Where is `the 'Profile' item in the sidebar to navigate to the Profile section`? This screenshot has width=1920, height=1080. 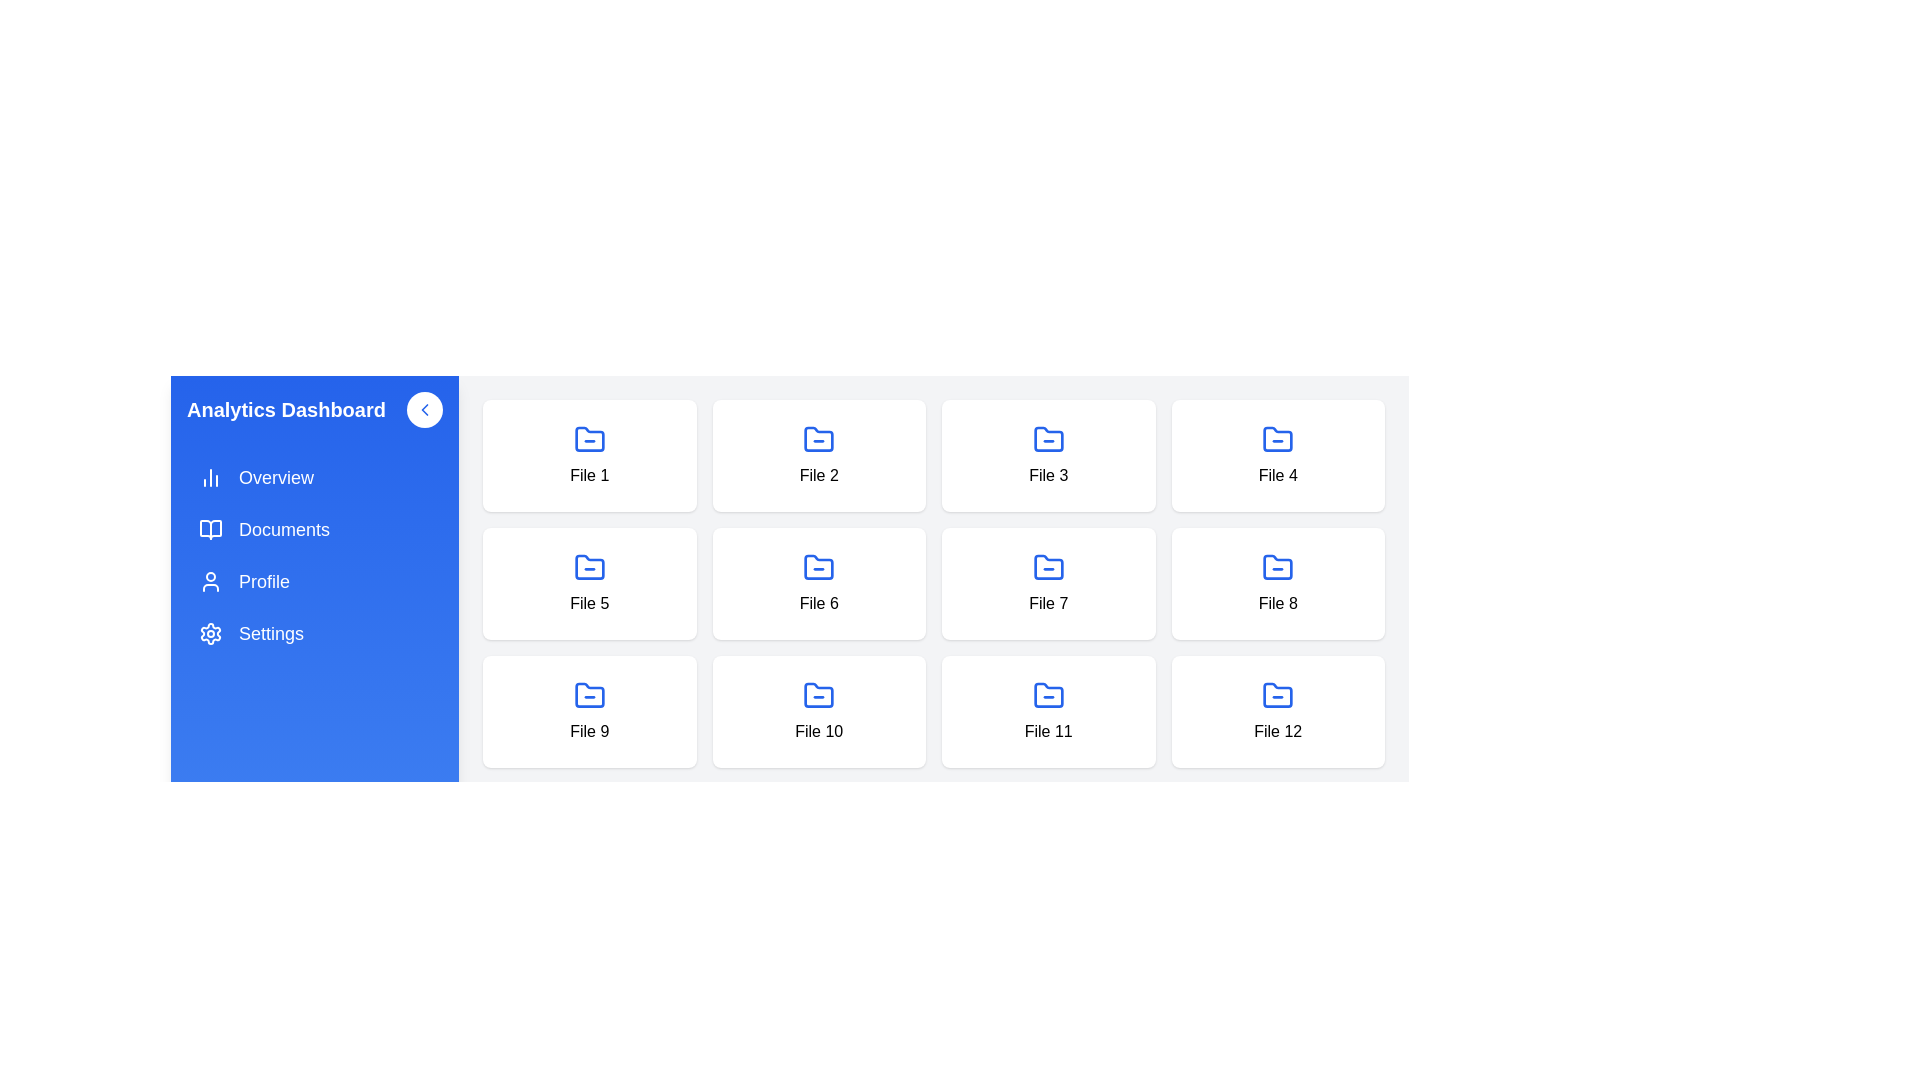 the 'Profile' item in the sidebar to navigate to the Profile section is located at coordinates (314, 582).